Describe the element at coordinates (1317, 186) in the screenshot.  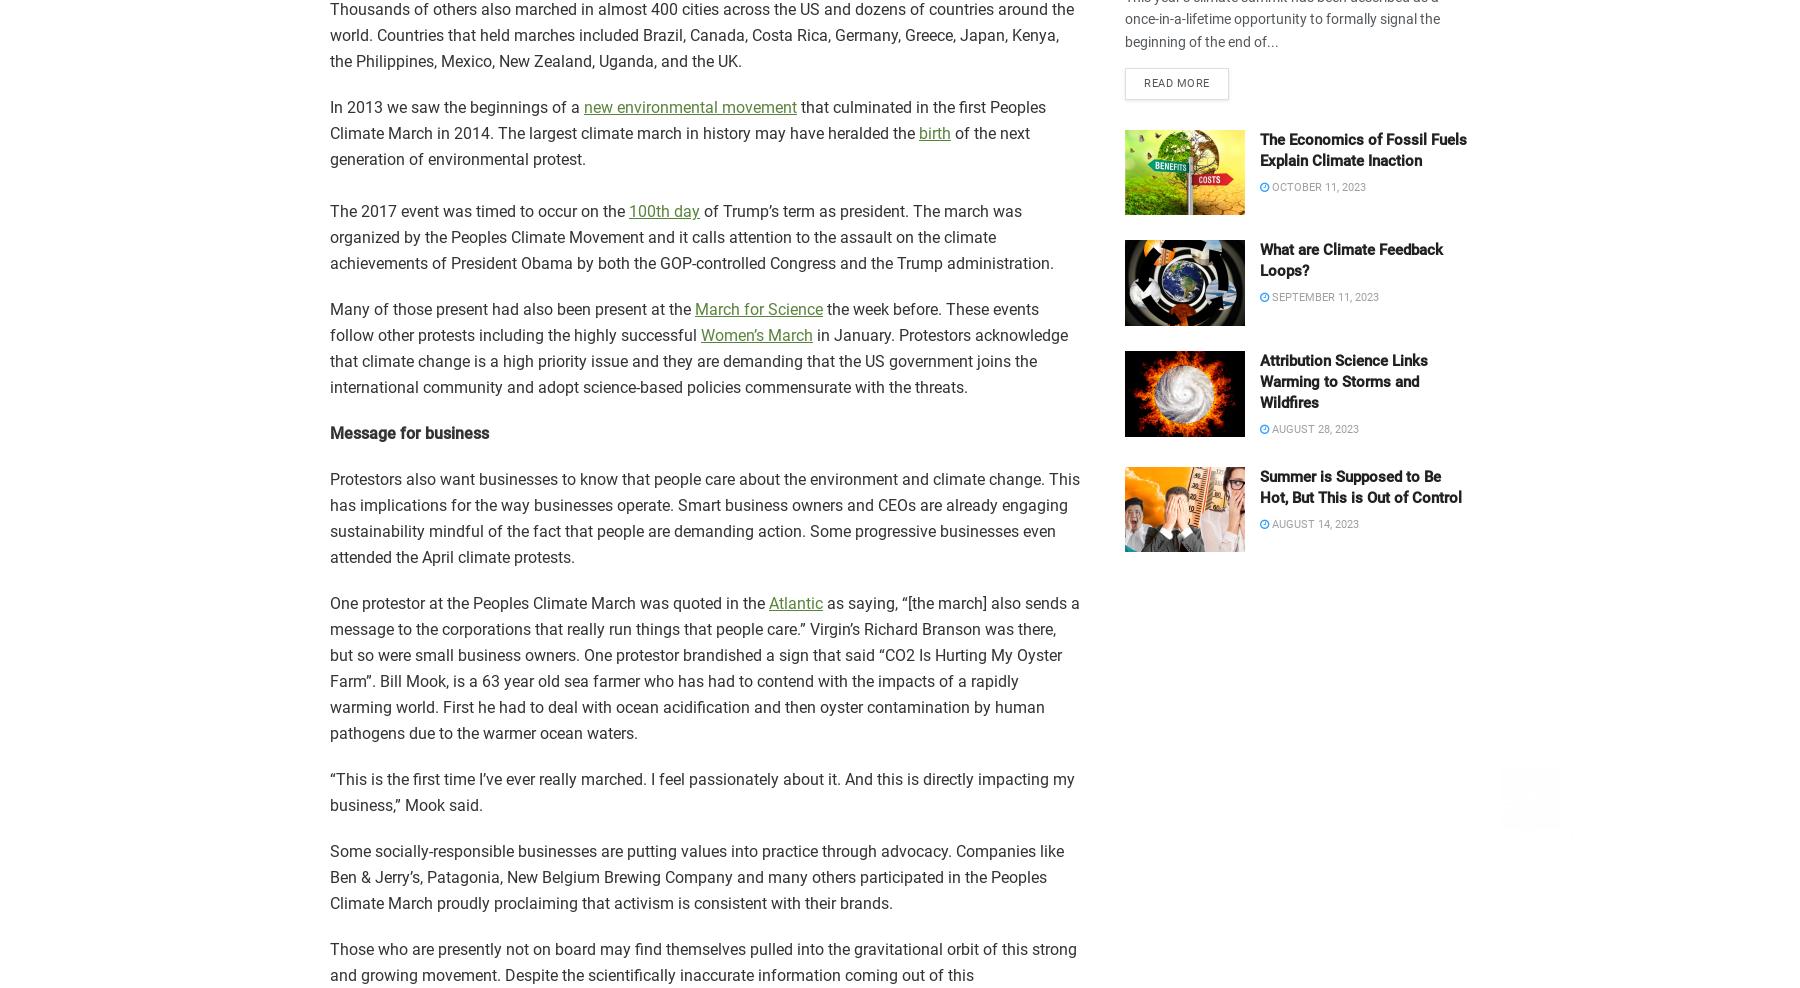
I see `'October 11, 2023'` at that location.